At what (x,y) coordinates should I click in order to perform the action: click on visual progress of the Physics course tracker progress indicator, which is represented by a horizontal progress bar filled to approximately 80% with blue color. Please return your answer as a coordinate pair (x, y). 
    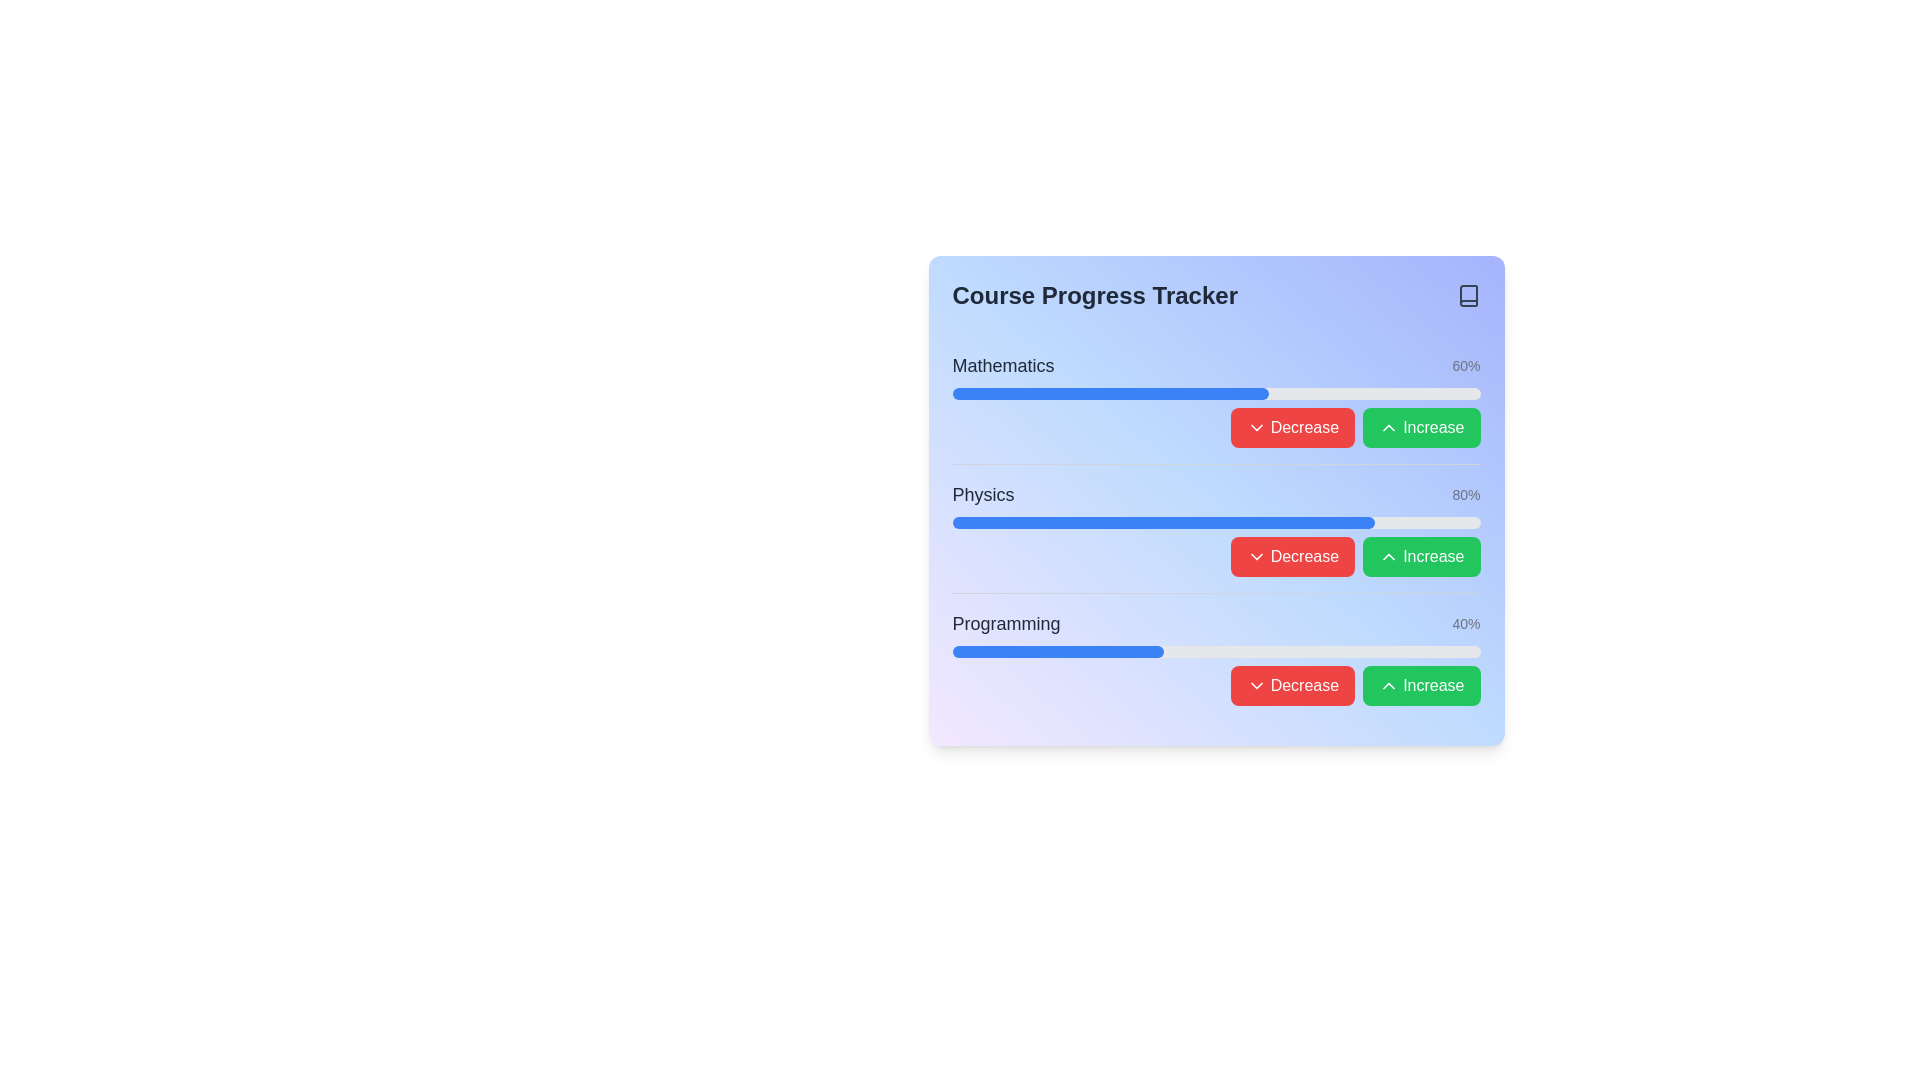
    Looking at the image, I should click on (1163, 522).